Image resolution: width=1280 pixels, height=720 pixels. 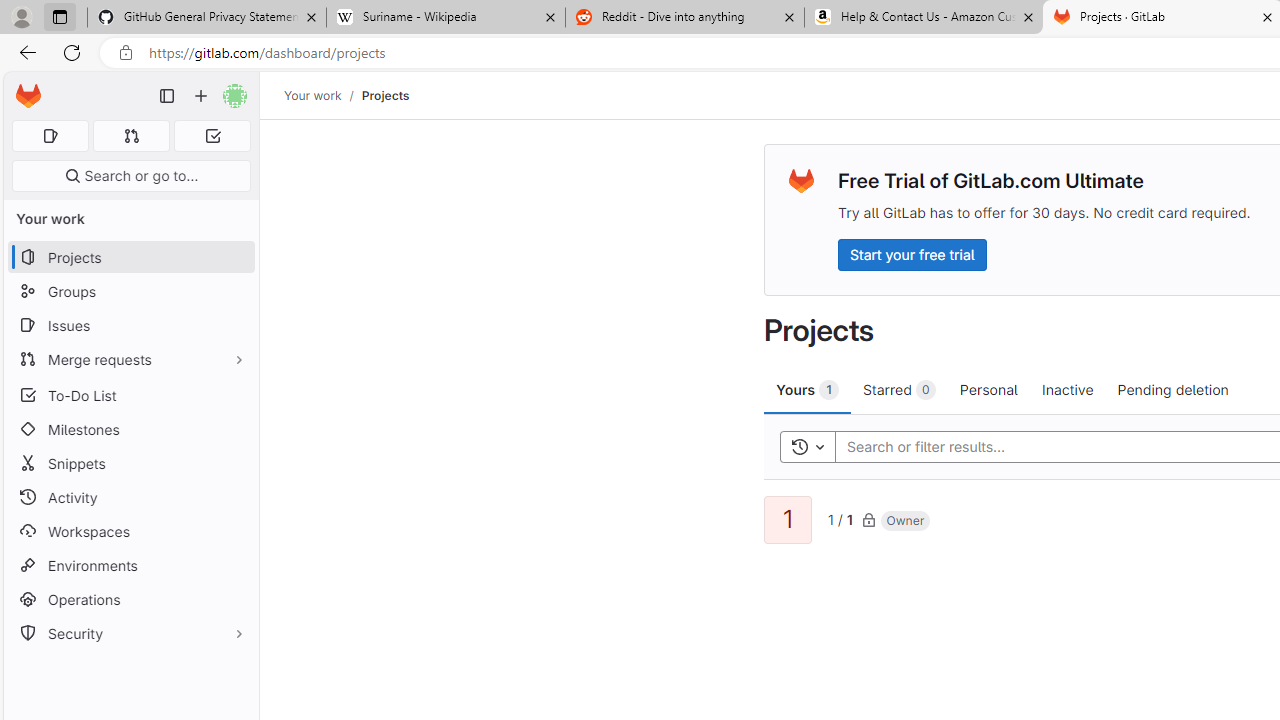 What do you see at coordinates (130, 565) in the screenshot?
I see `'Environments'` at bounding box center [130, 565].